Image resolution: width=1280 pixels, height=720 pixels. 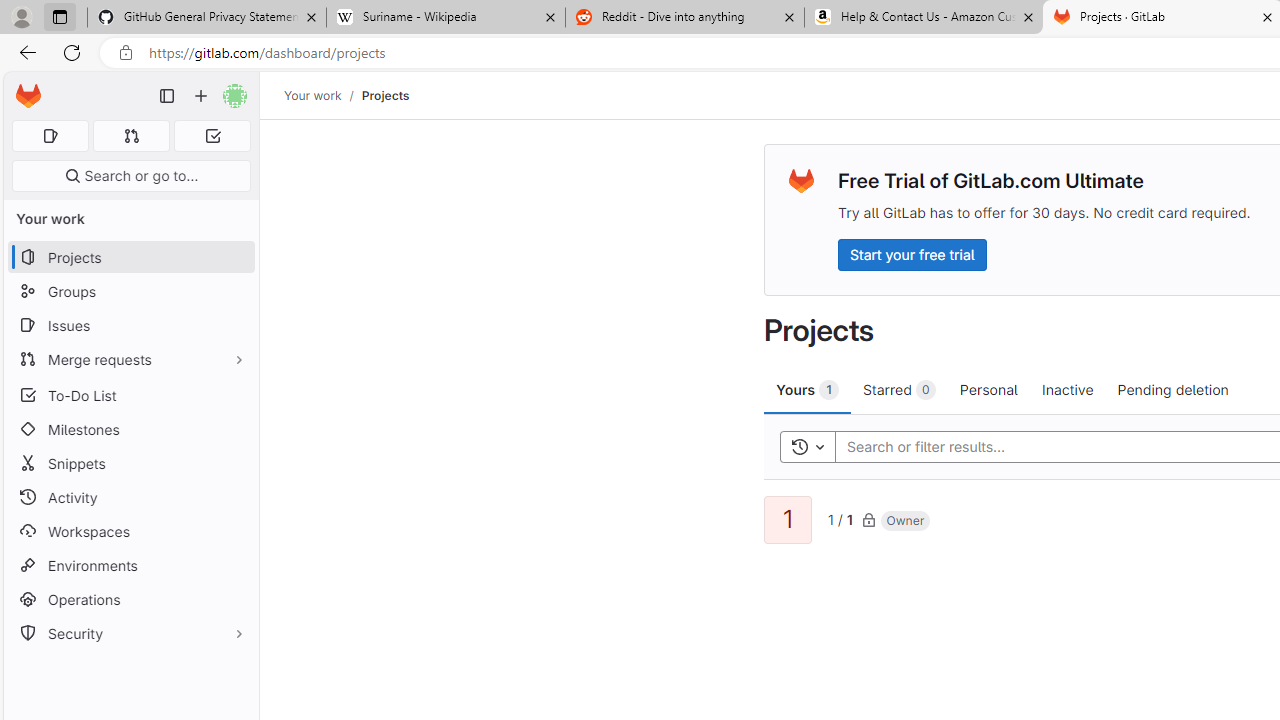 What do you see at coordinates (130, 565) in the screenshot?
I see `'Environments'` at bounding box center [130, 565].